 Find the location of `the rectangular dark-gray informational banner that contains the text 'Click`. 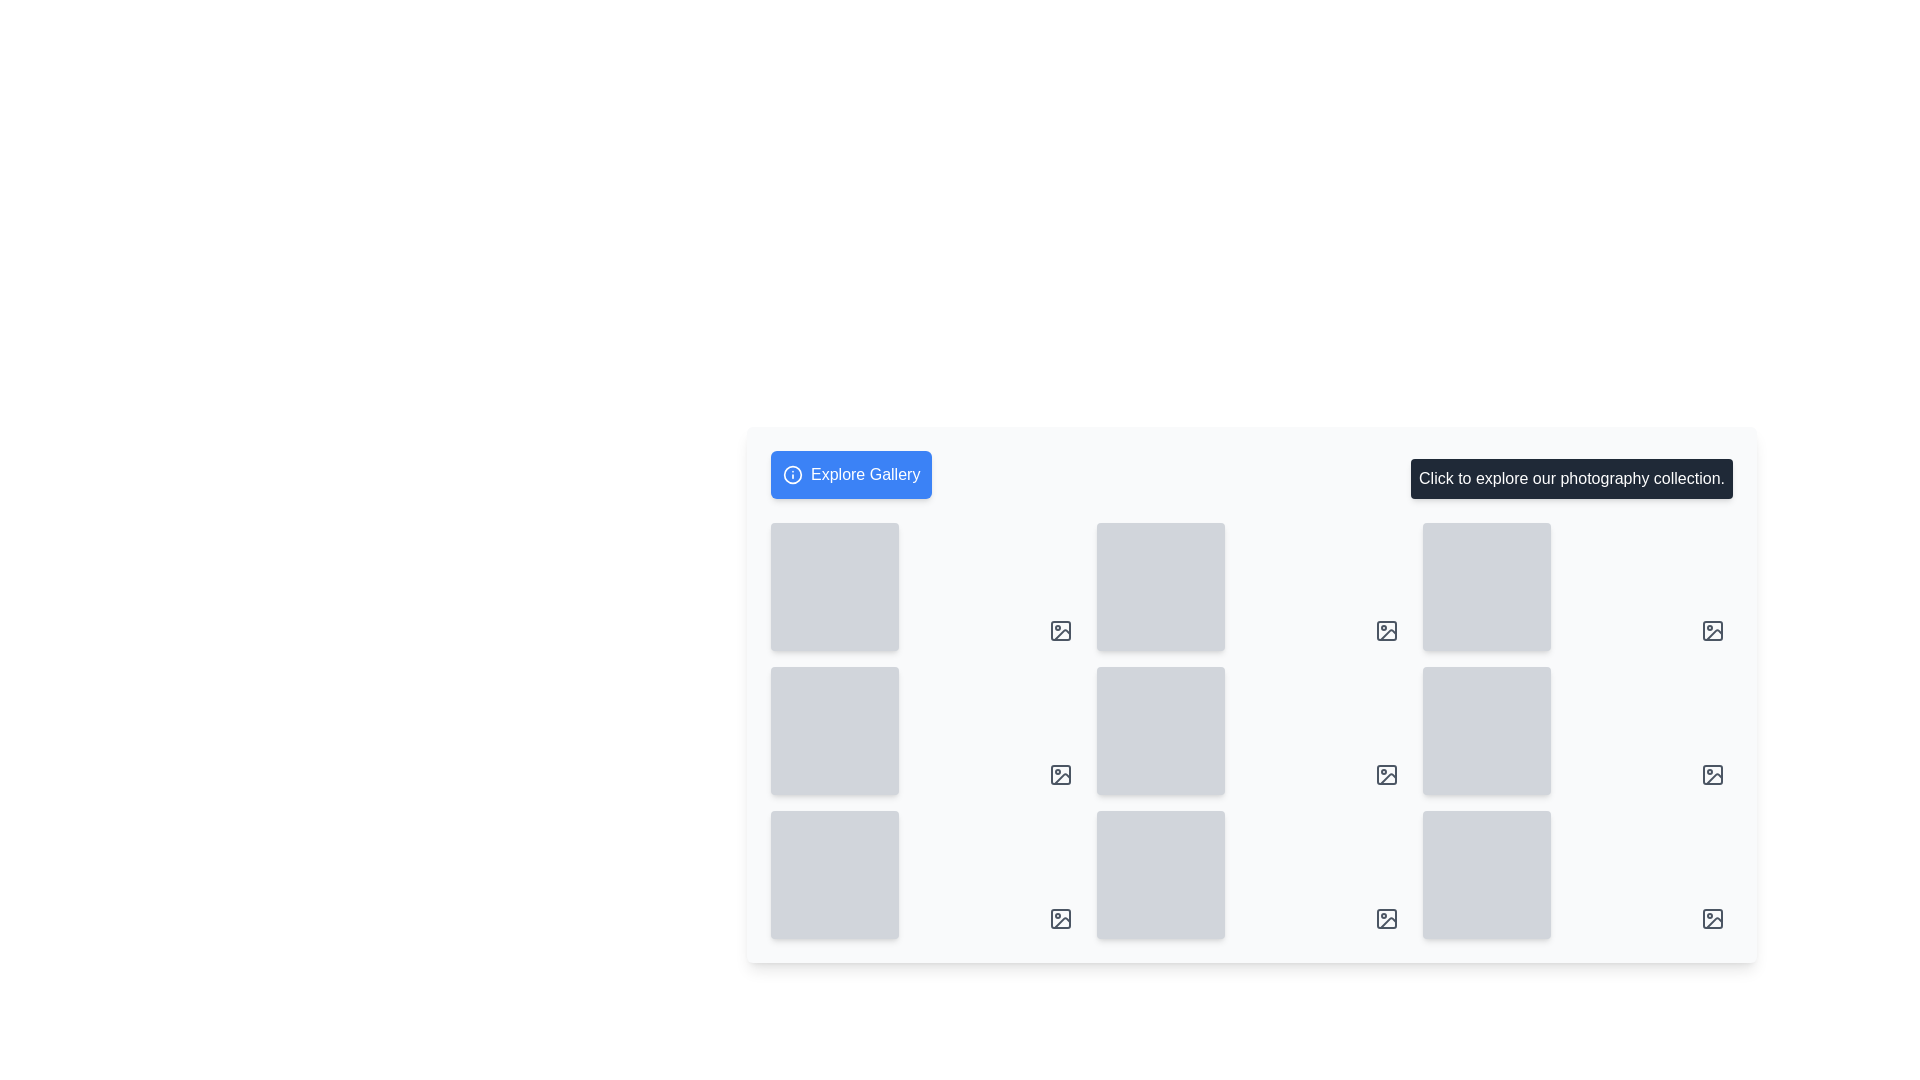

the rectangular dark-gray informational banner that contains the text 'Click is located at coordinates (1571, 478).